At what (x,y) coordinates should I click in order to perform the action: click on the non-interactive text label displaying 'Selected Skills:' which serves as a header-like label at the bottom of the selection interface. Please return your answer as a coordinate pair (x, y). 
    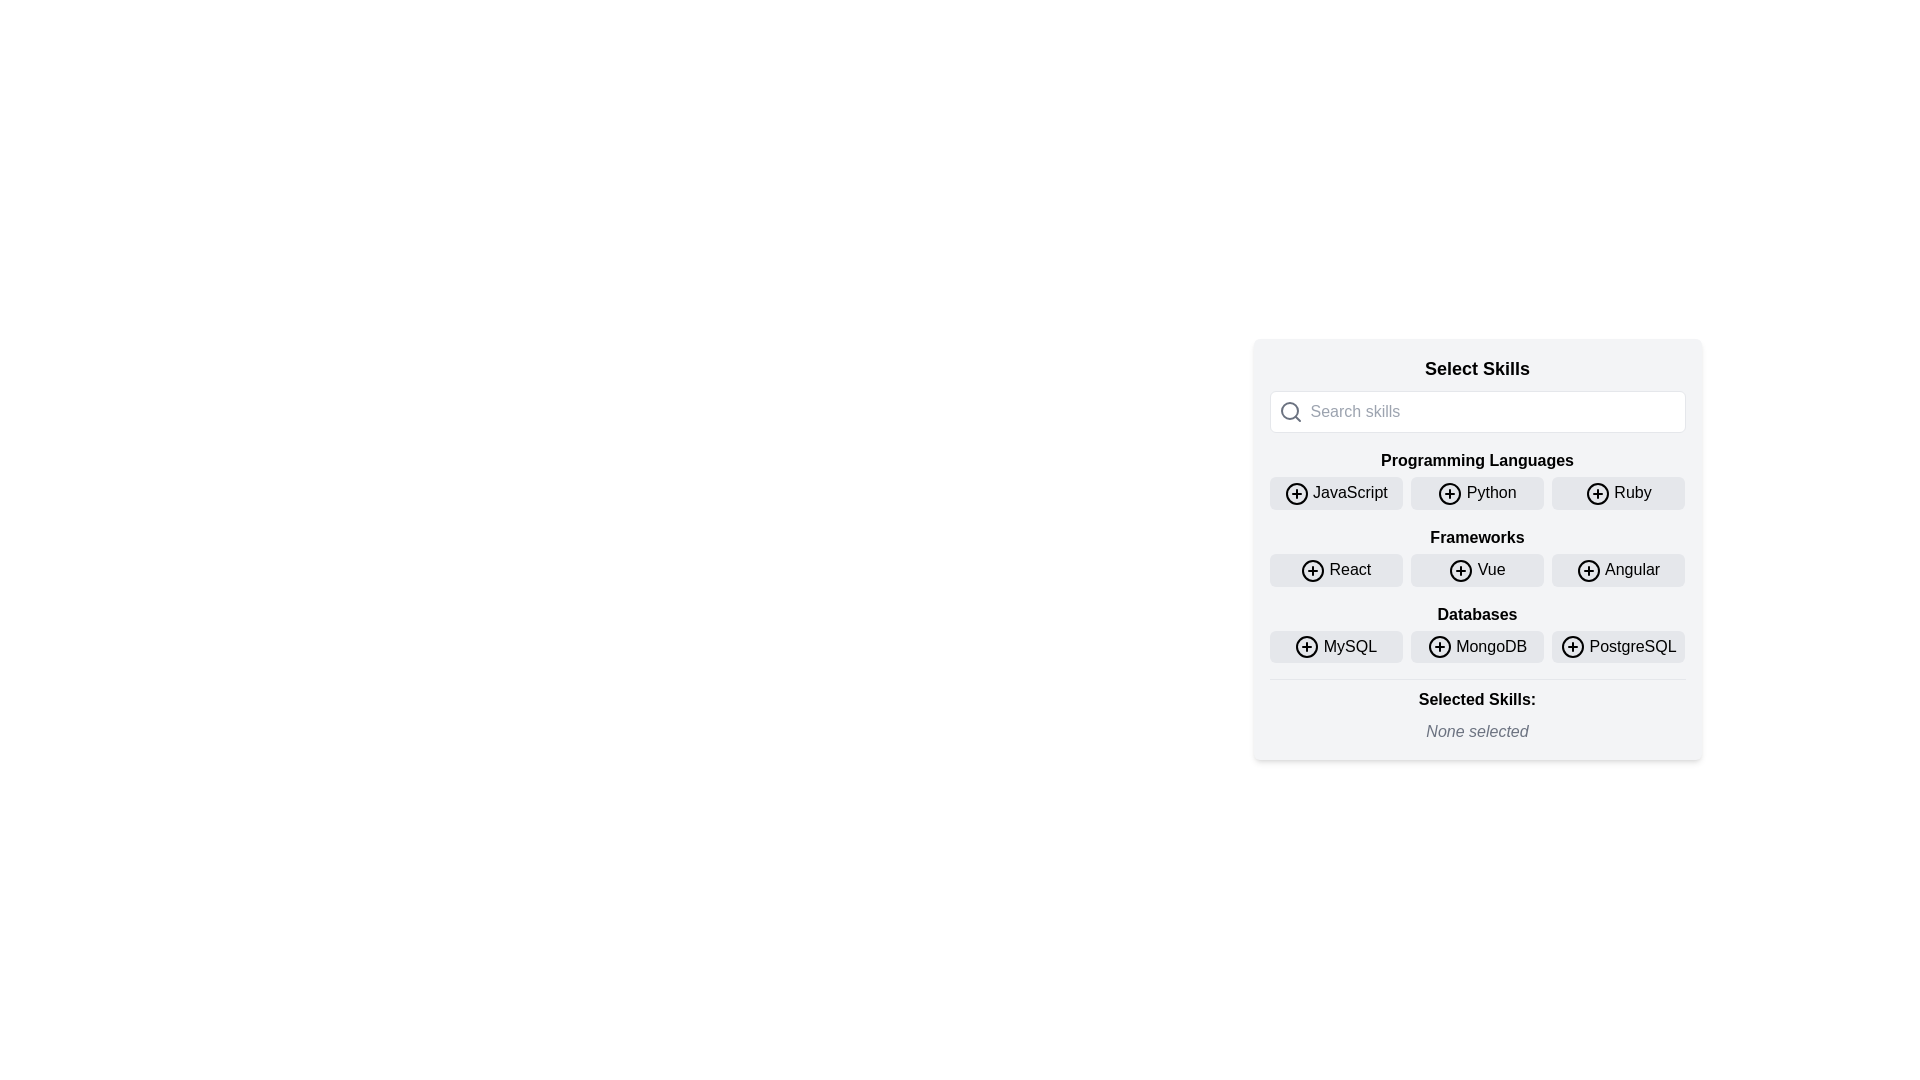
    Looking at the image, I should click on (1477, 699).